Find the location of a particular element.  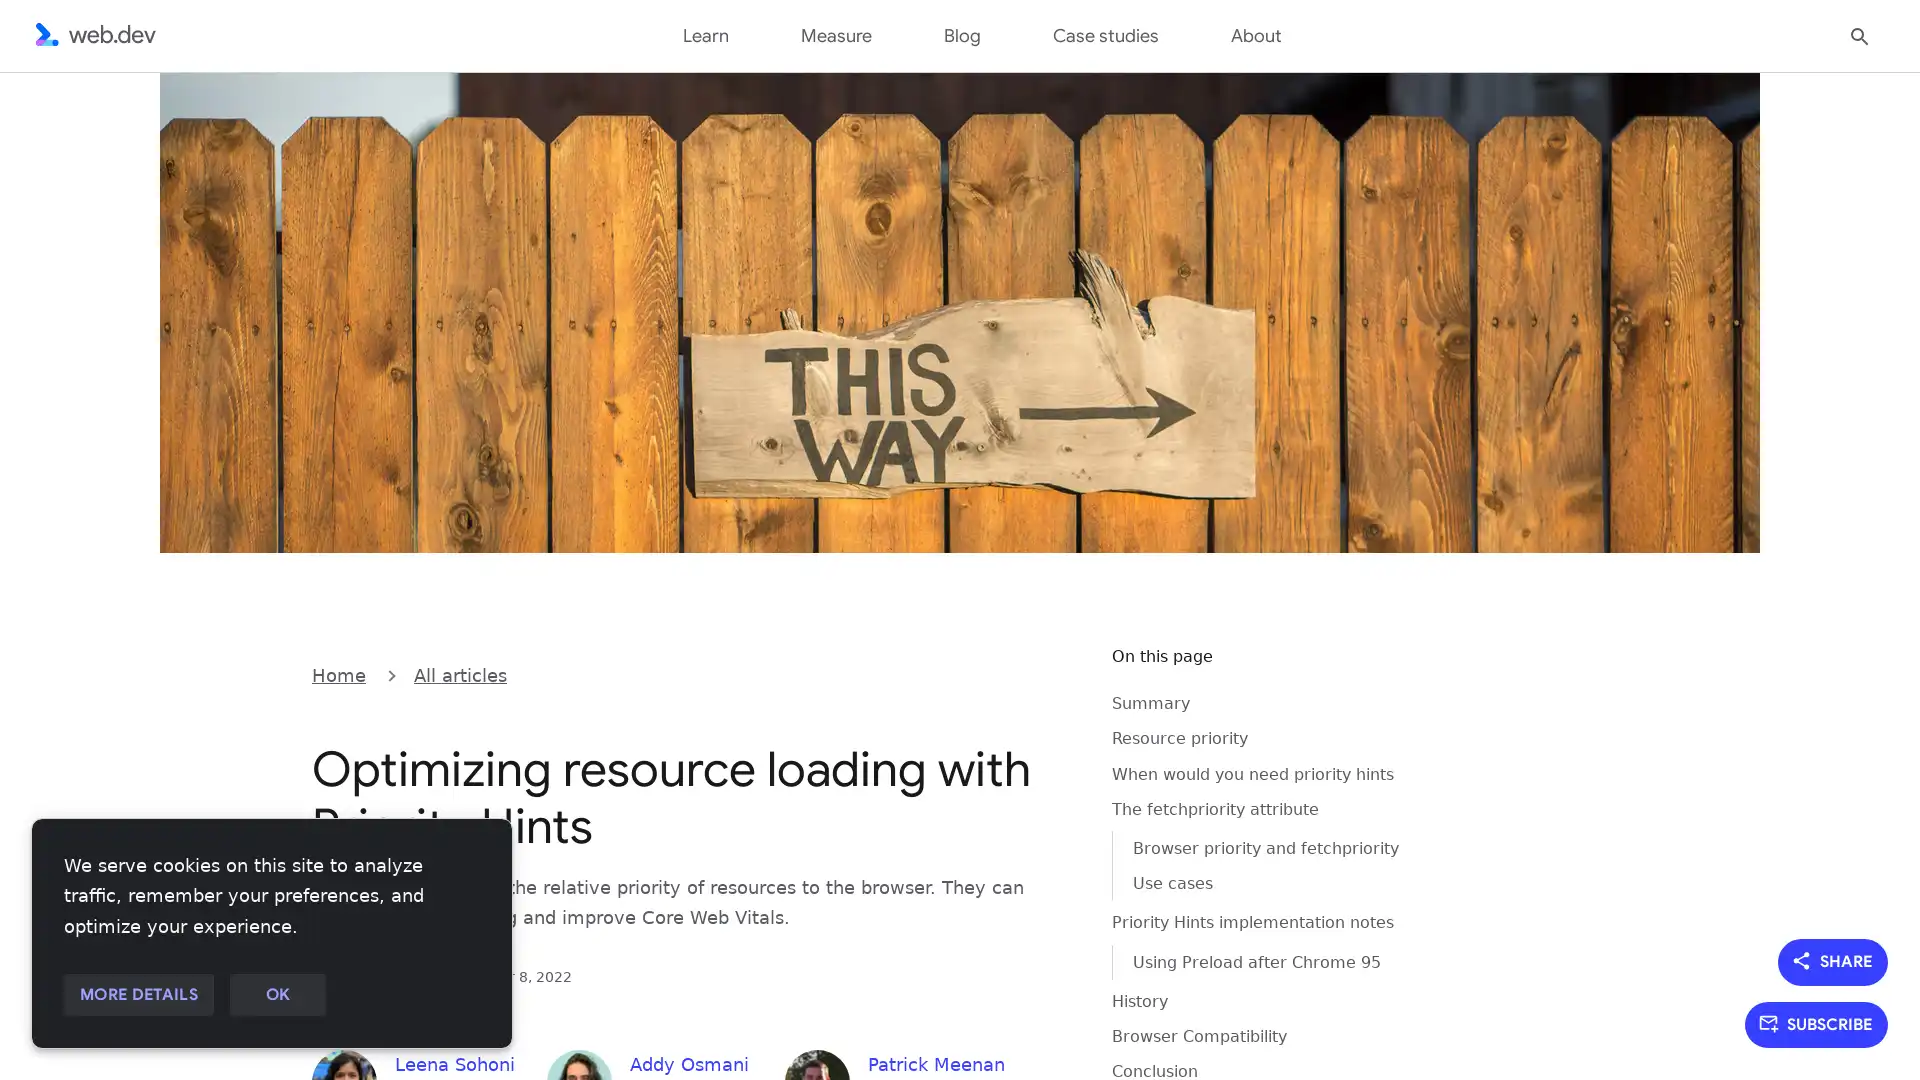

OK is located at coordinates (276, 995).